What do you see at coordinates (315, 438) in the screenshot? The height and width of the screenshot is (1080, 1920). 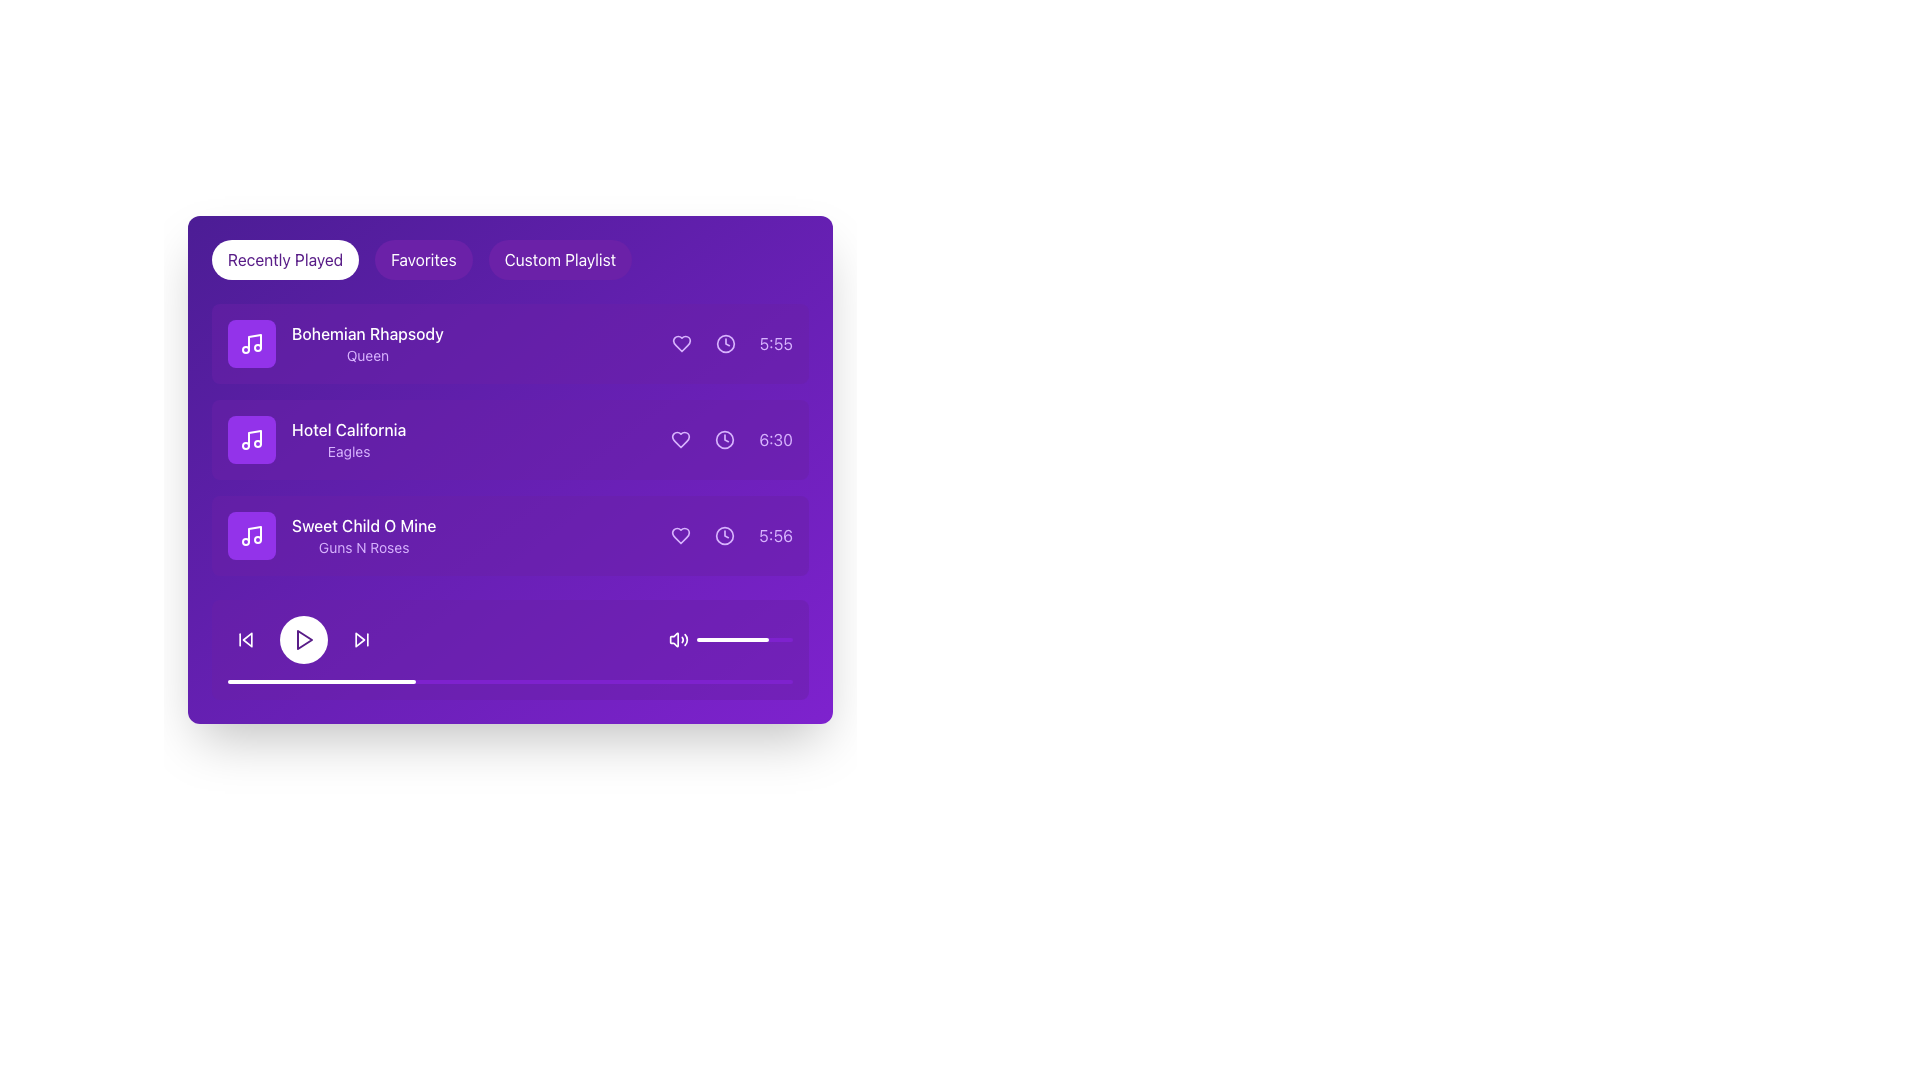 I see `on the text label grouping displaying 'Hotel California' and 'Eagles'` at bounding box center [315, 438].